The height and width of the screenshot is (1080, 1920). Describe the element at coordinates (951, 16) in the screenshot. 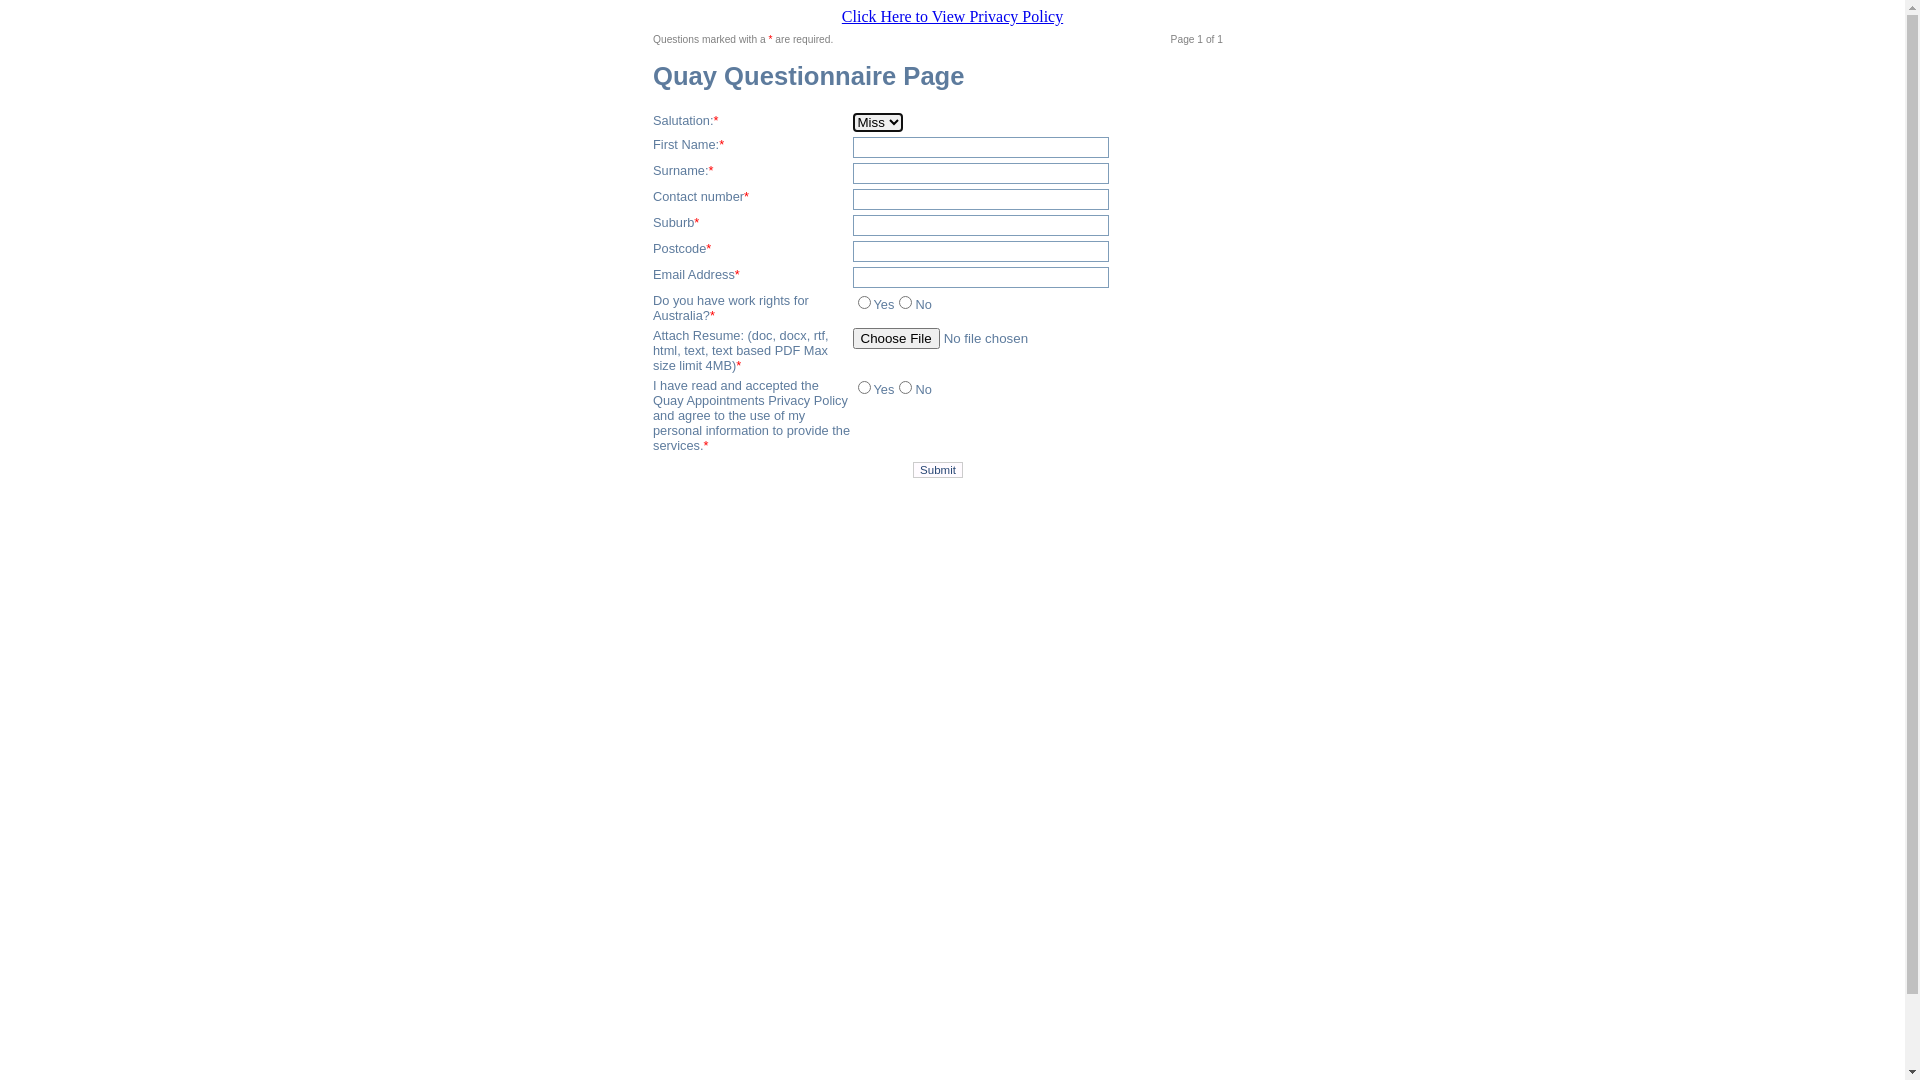

I see `'Click Here to View Privacy Policy'` at that location.